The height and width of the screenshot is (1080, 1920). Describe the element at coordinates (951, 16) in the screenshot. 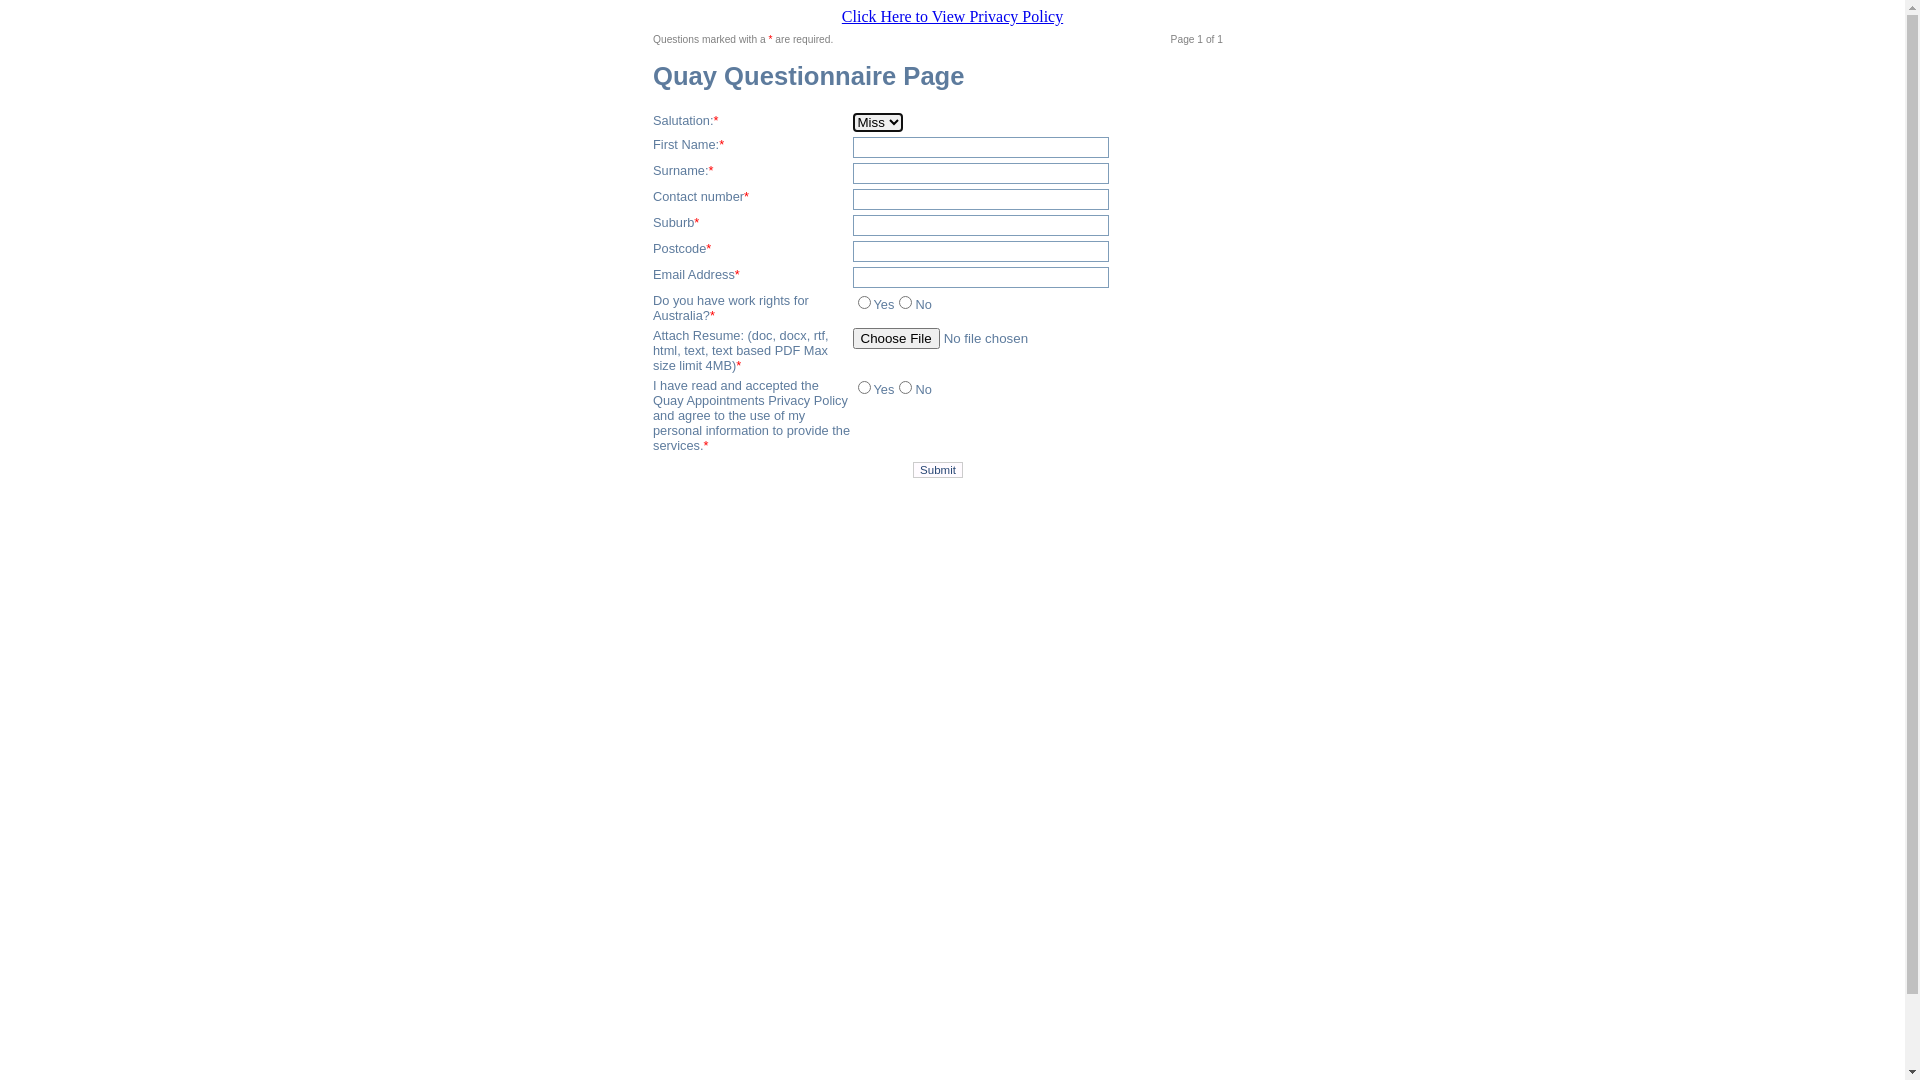

I see `'Click Here to View Privacy Policy'` at that location.